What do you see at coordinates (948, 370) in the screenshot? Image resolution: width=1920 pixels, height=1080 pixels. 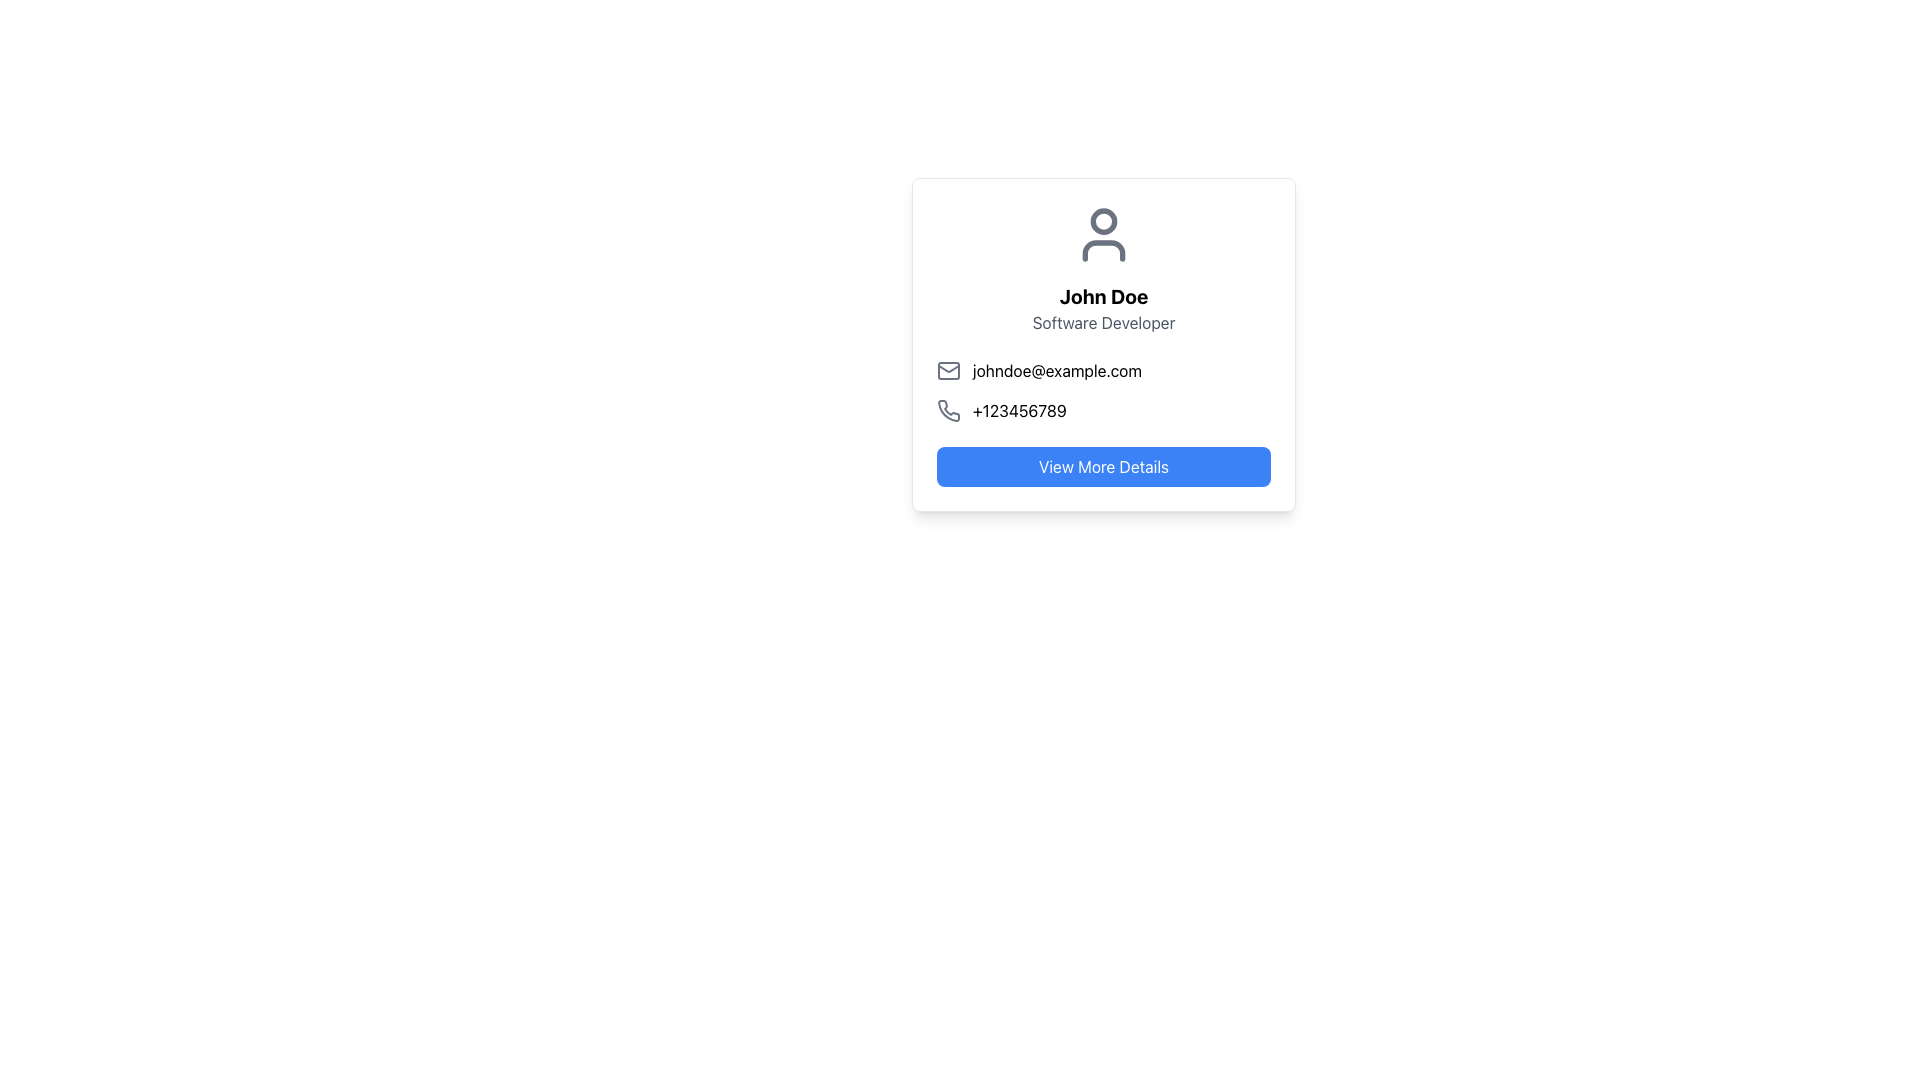 I see `the envelope icon representing the email feature, which is located to the left of the email text 'johndoe@example.com' within the contact detail section of a card layout` at bounding box center [948, 370].